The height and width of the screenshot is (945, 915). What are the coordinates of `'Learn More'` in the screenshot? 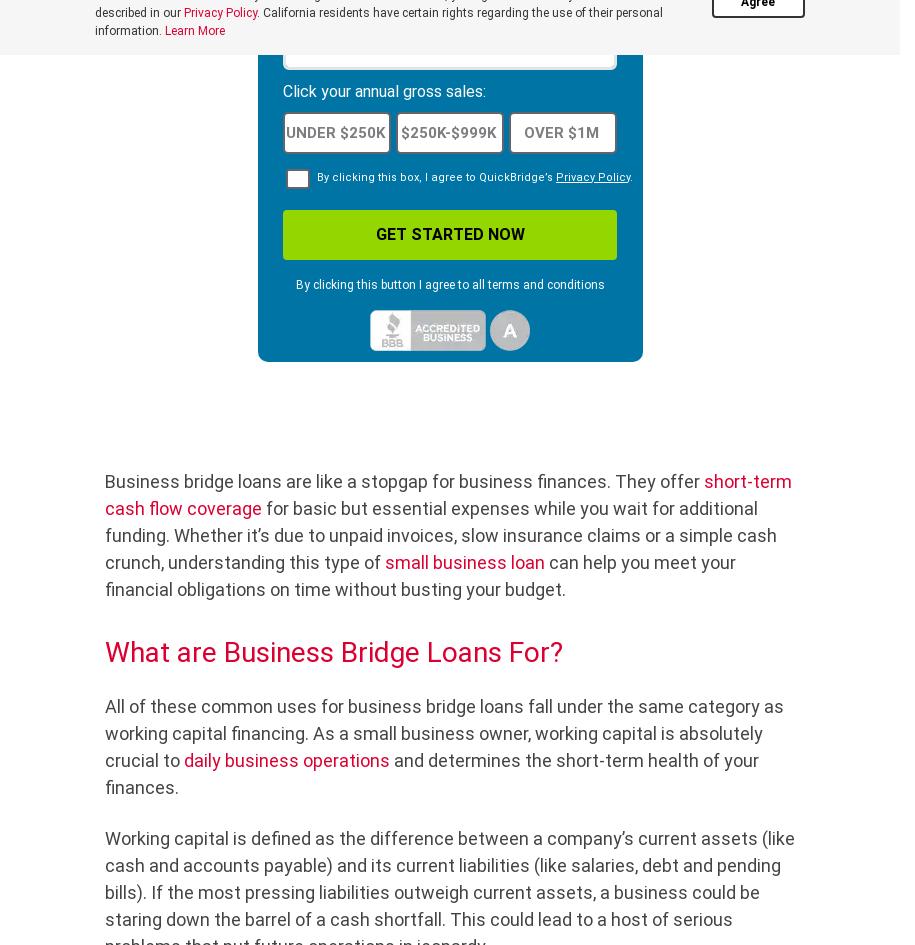 It's located at (193, 30).